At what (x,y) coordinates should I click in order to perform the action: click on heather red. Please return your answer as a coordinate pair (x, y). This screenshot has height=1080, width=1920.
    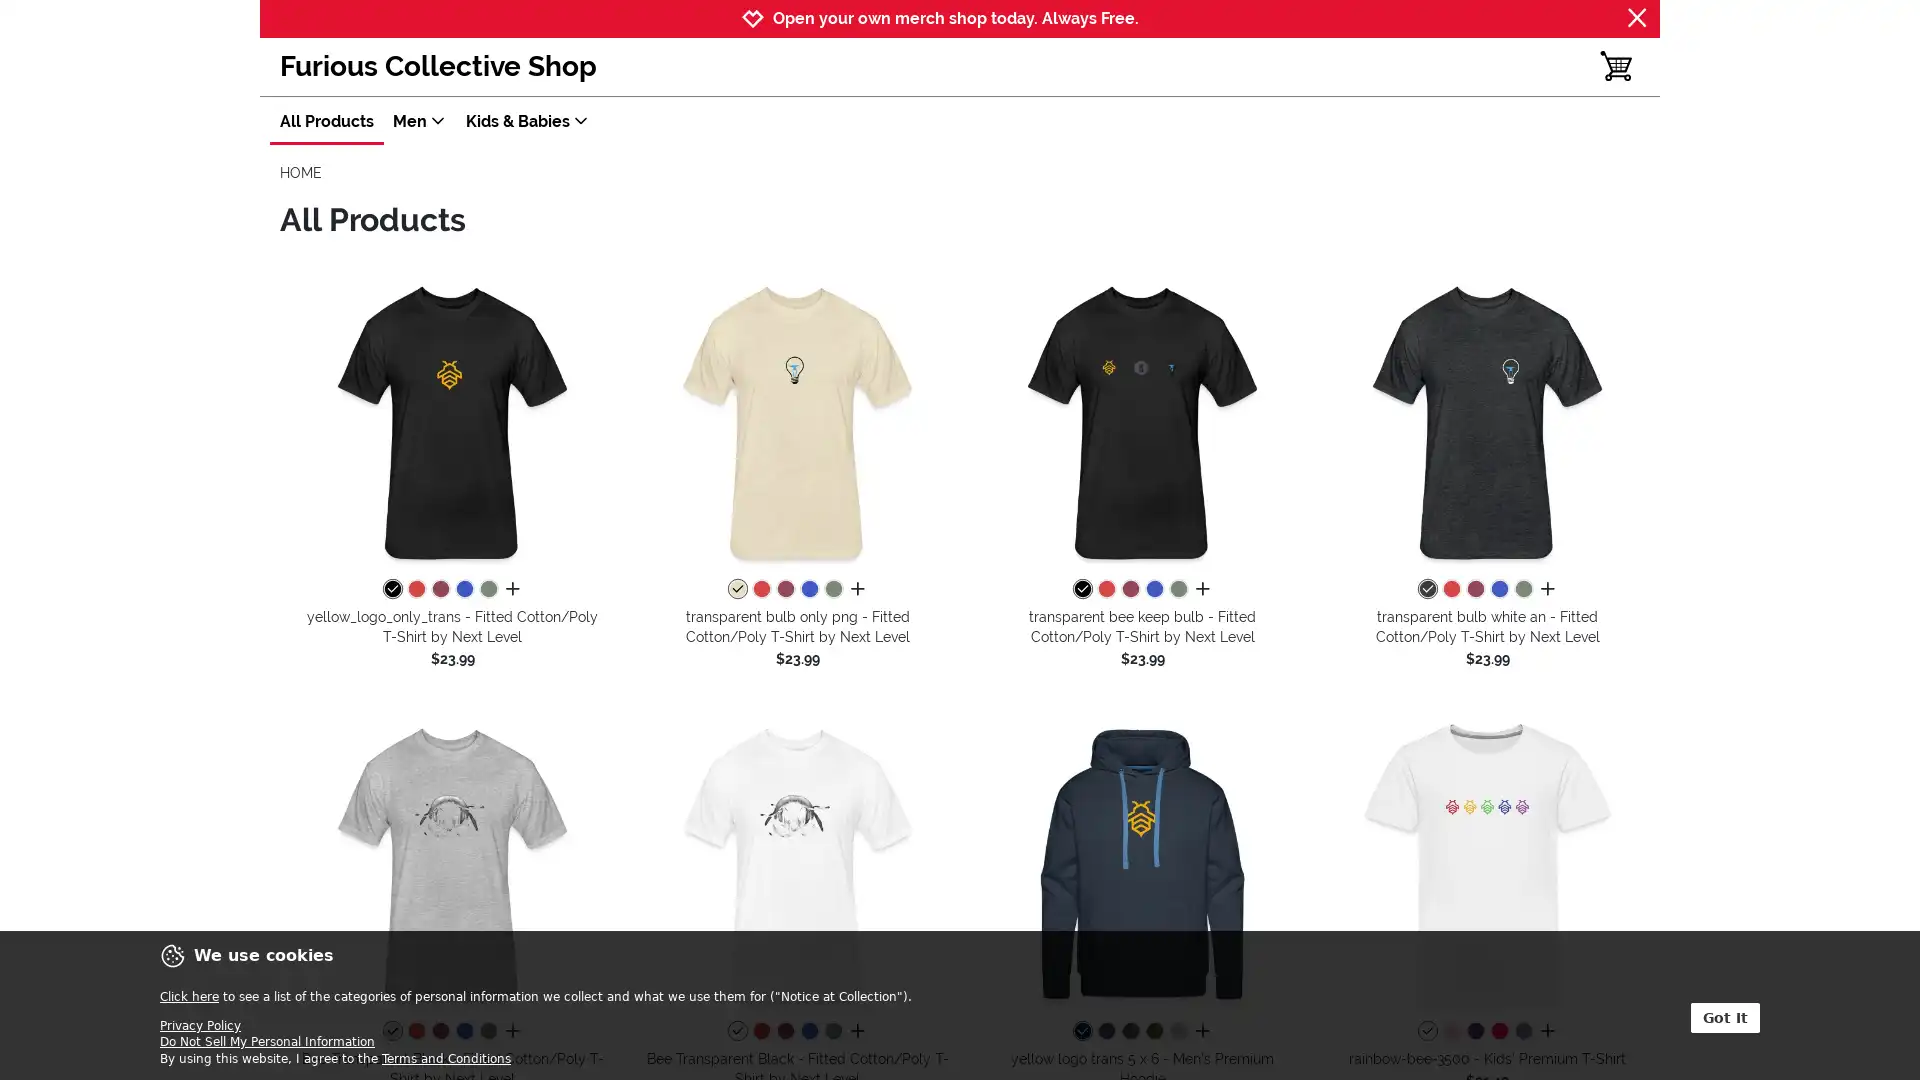
    Looking at the image, I should click on (415, 589).